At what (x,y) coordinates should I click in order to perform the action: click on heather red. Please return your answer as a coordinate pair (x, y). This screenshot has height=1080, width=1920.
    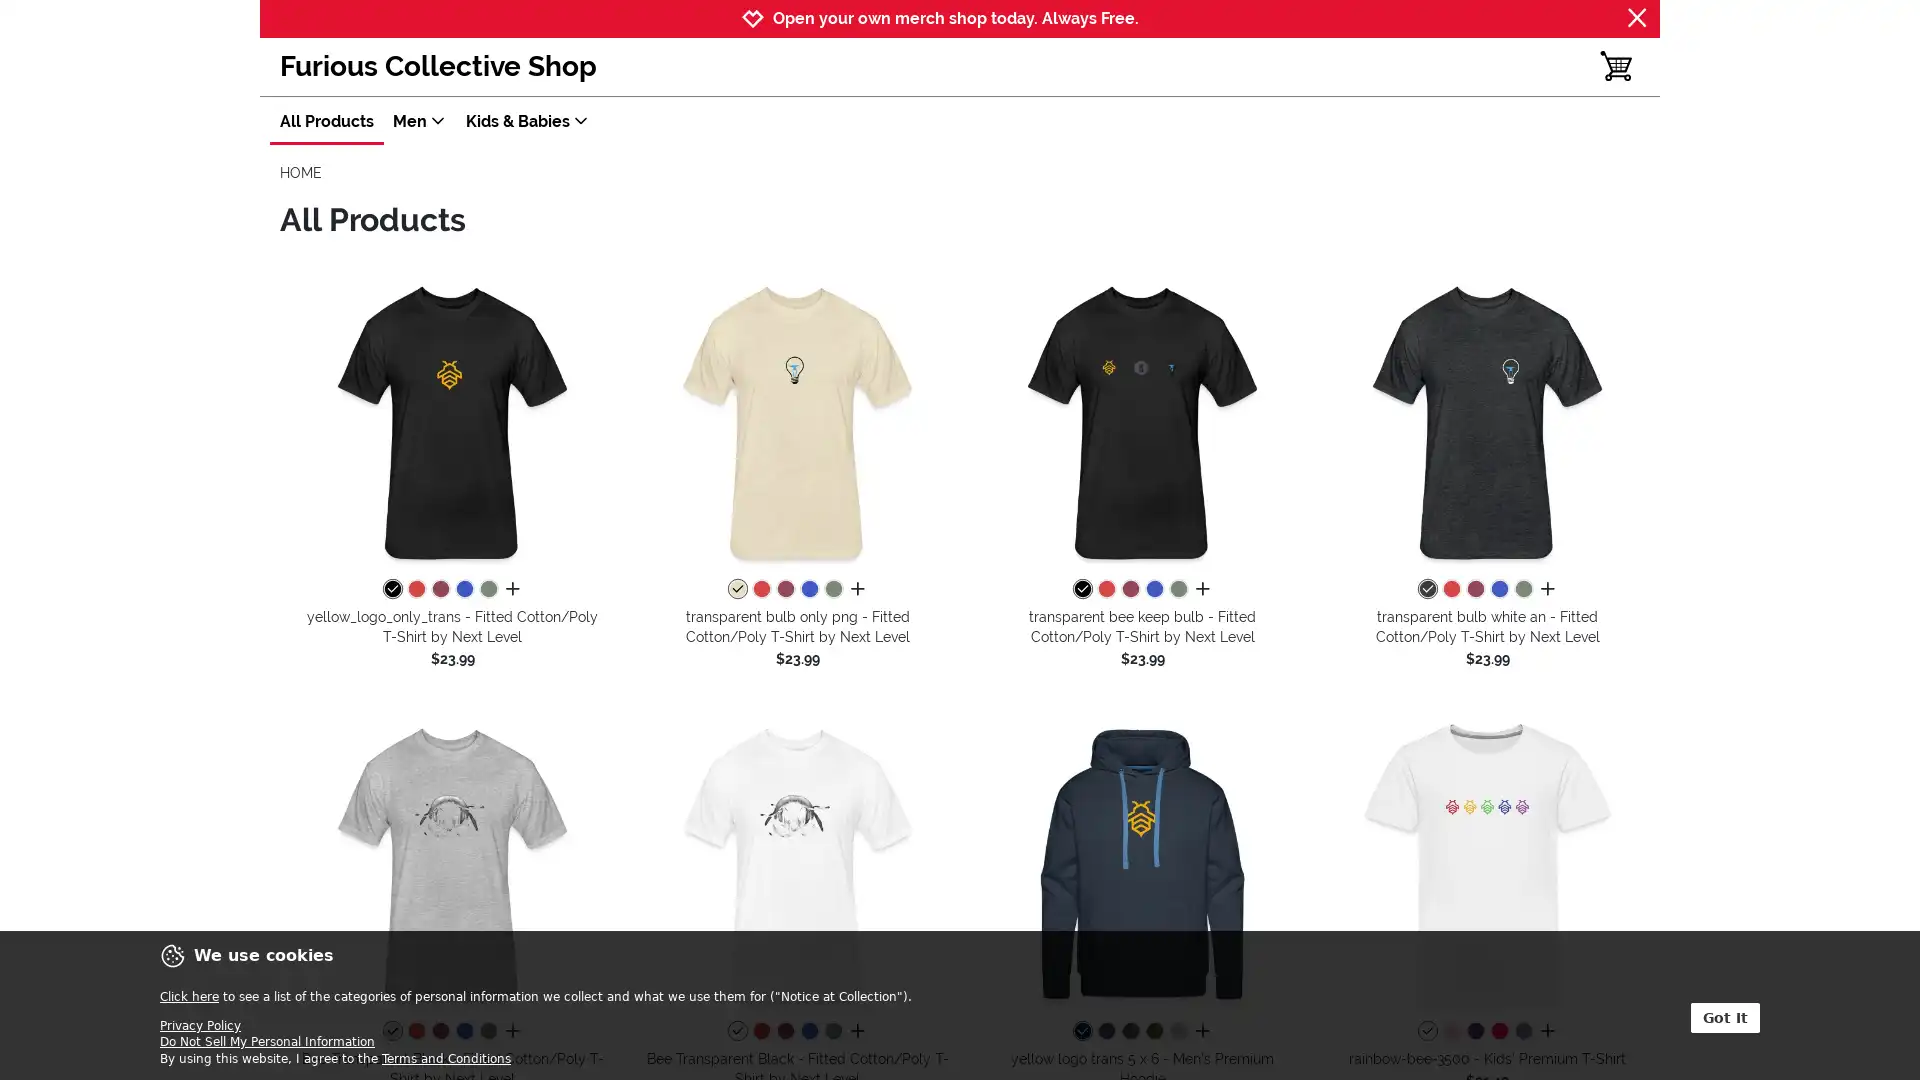
    Looking at the image, I should click on (415, 589).